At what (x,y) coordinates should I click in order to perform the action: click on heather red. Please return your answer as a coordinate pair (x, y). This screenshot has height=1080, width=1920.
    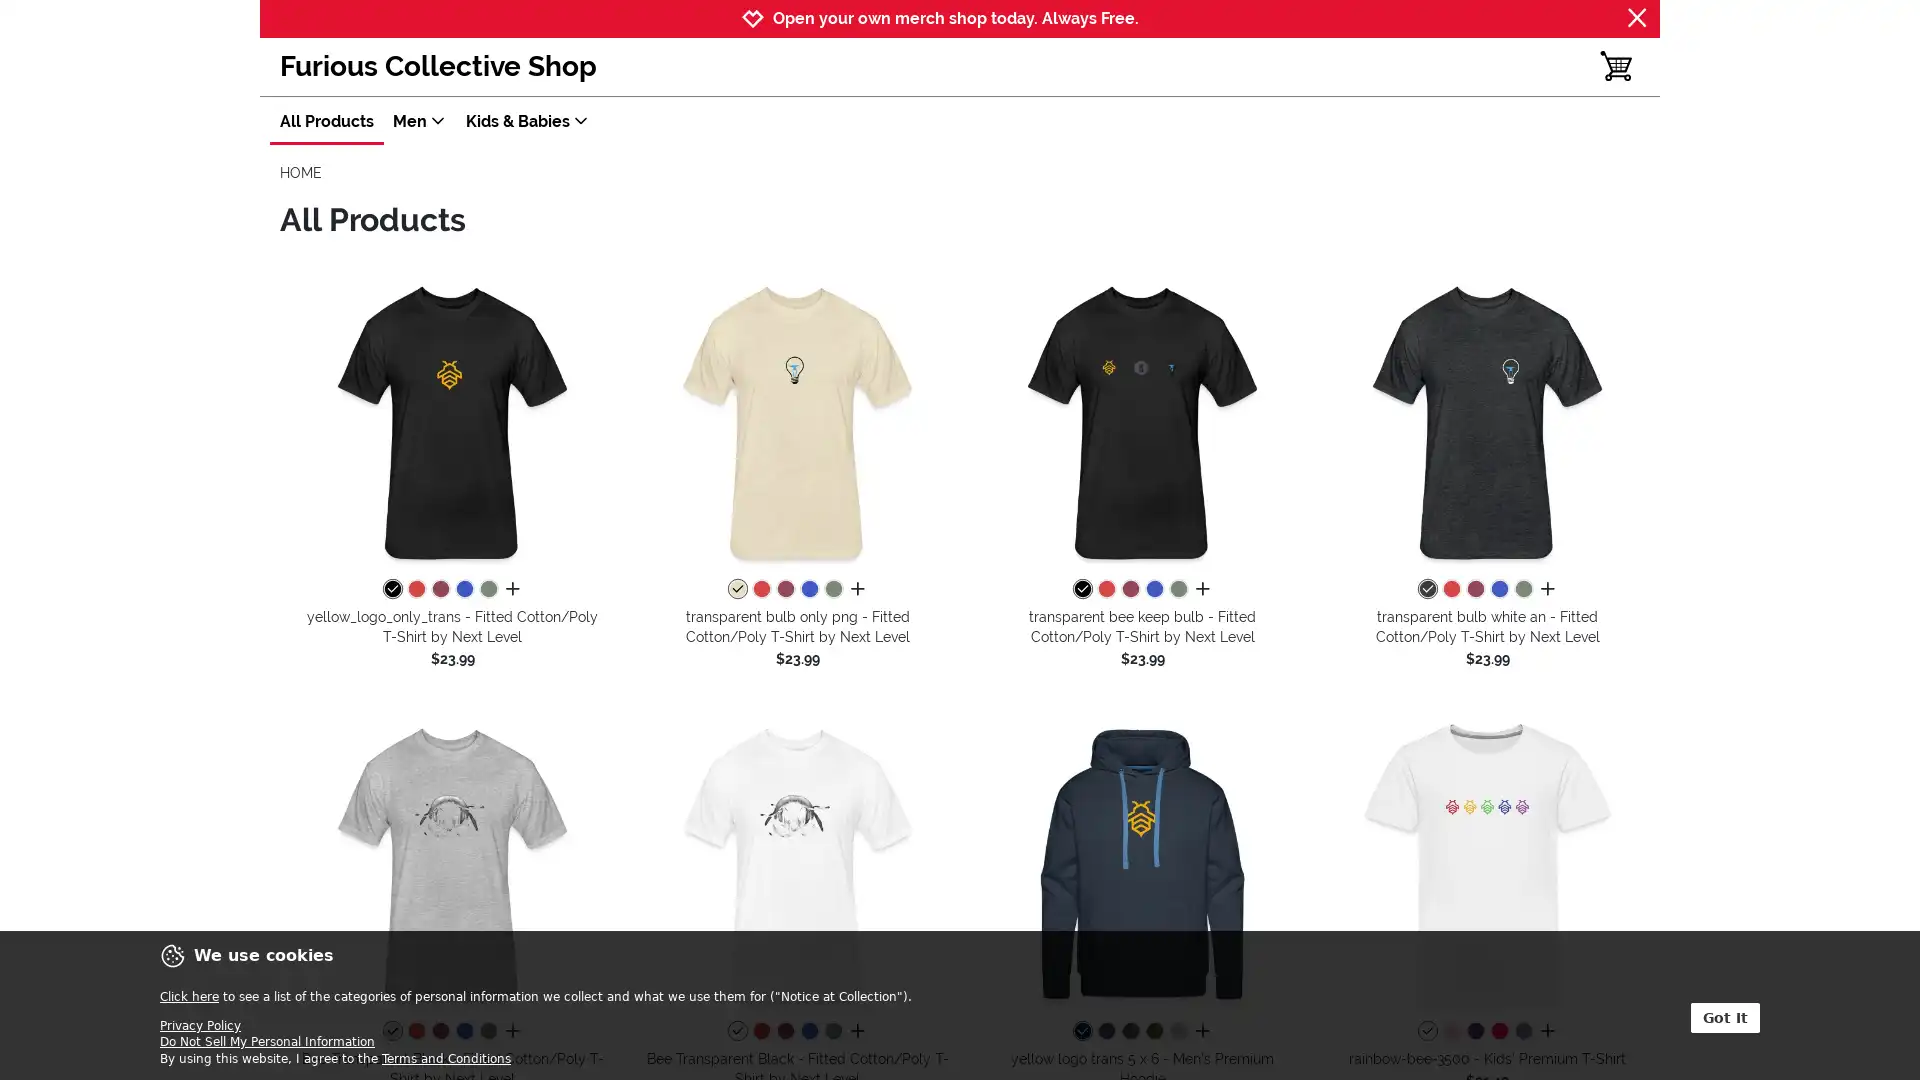
    Looking at the image, I should click on (415, 589).